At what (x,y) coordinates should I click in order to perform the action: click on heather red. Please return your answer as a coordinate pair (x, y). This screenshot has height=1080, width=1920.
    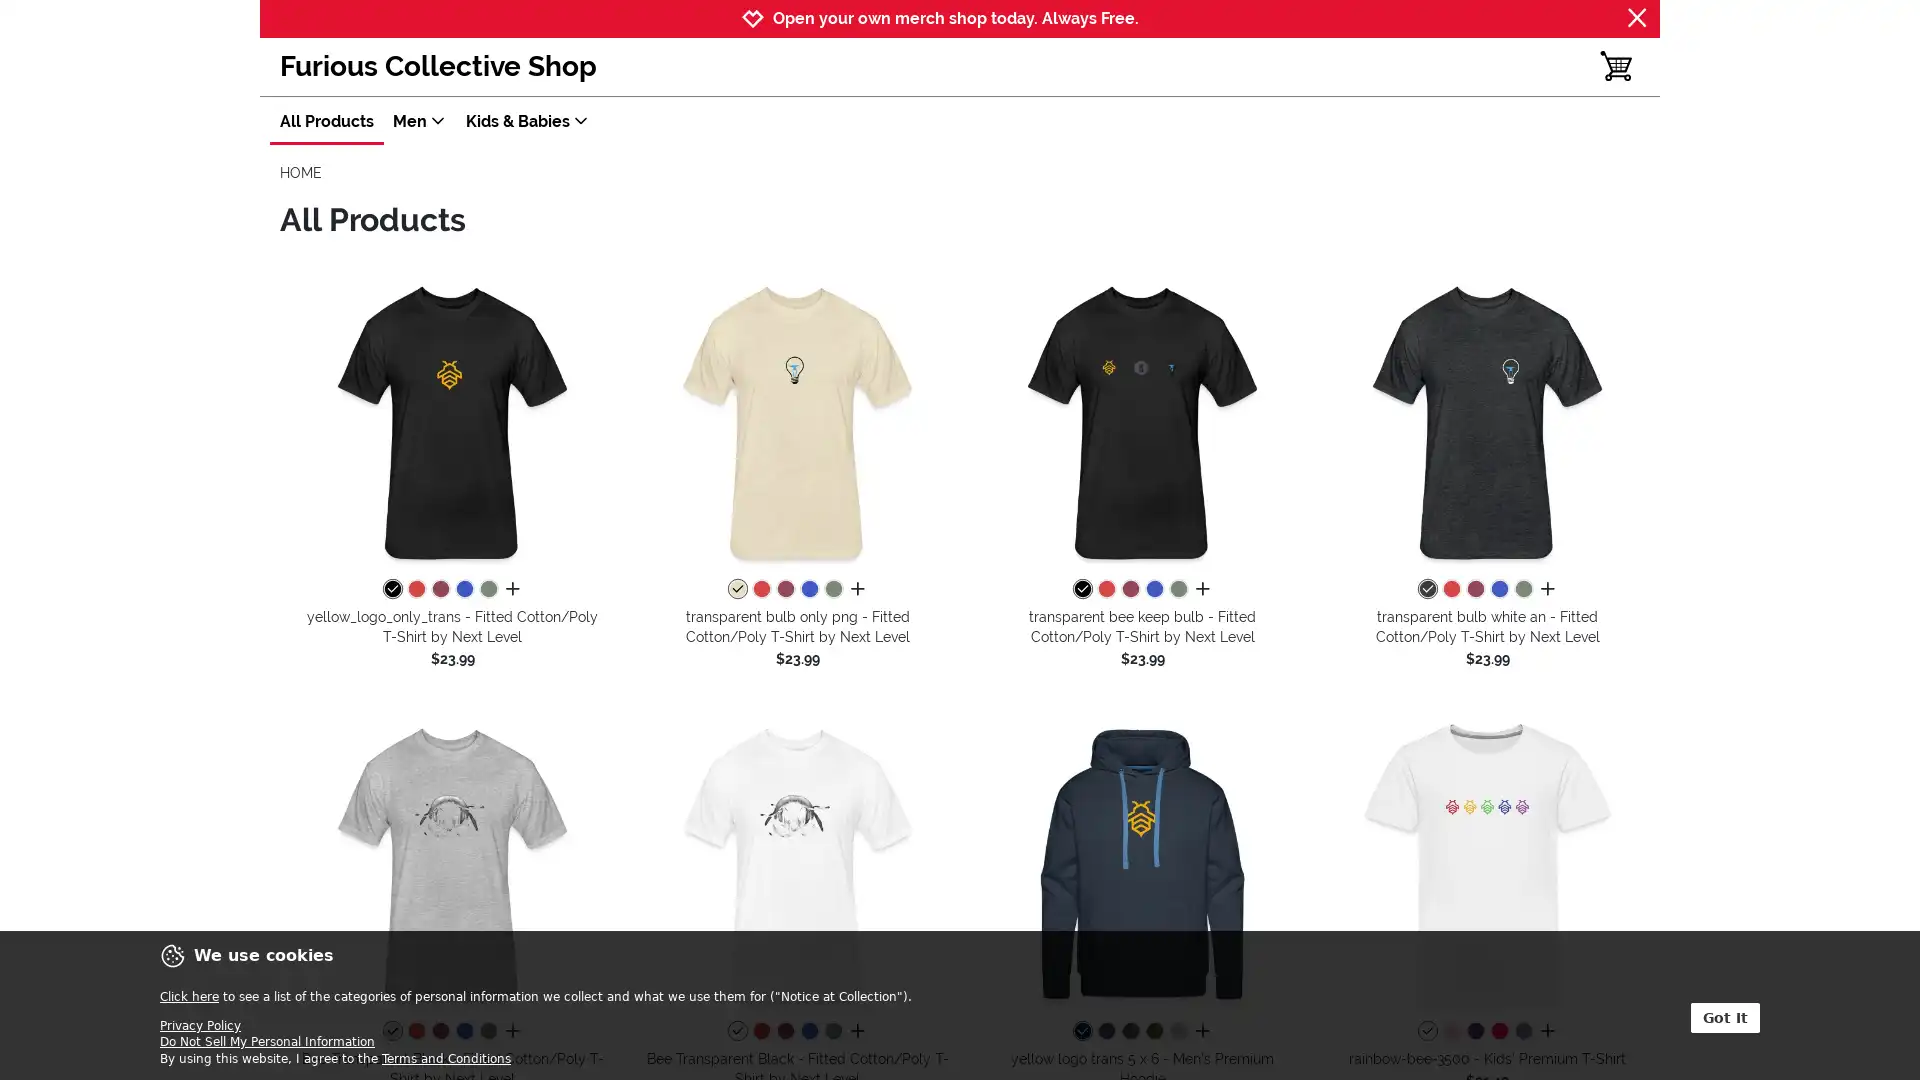
    Looking at the image, I should click on (415, 589).